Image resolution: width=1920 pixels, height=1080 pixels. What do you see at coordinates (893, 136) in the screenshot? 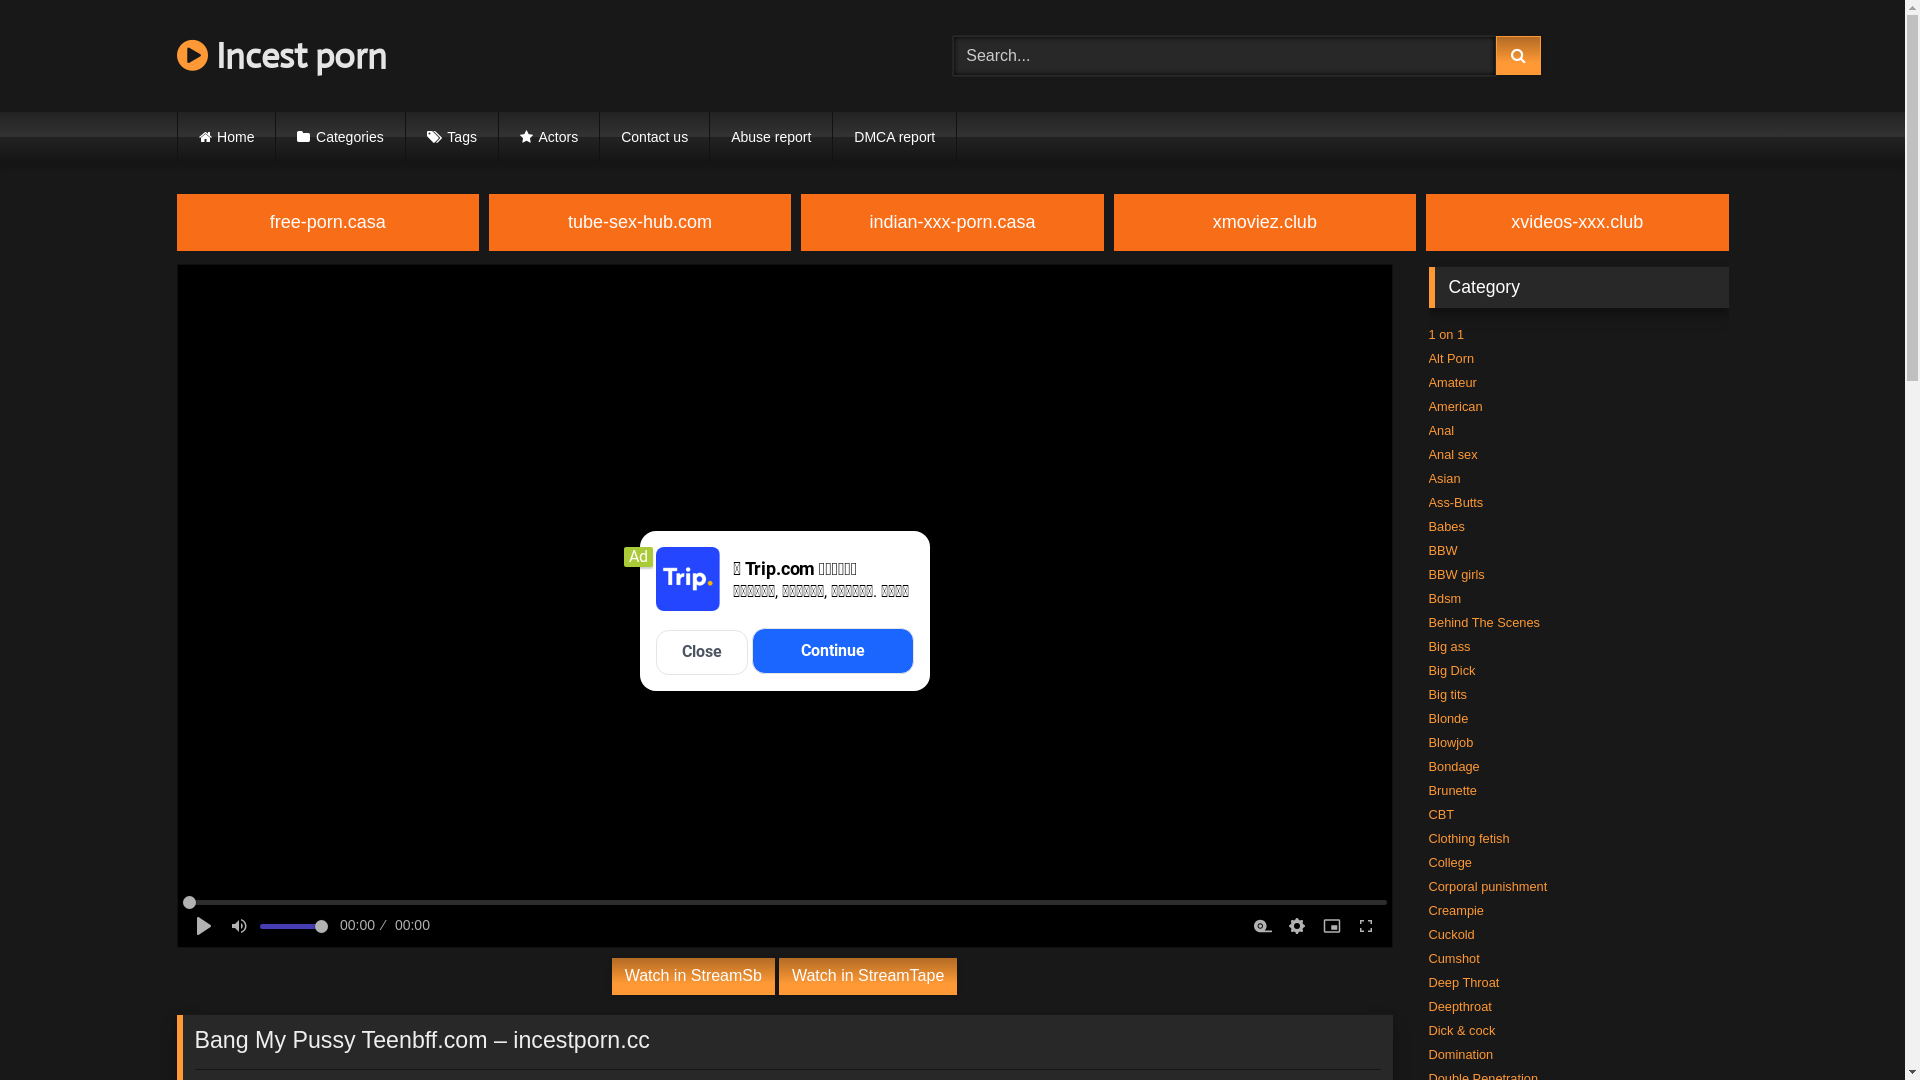
I see `'DMCA report'` at bounding box center [893, 136].